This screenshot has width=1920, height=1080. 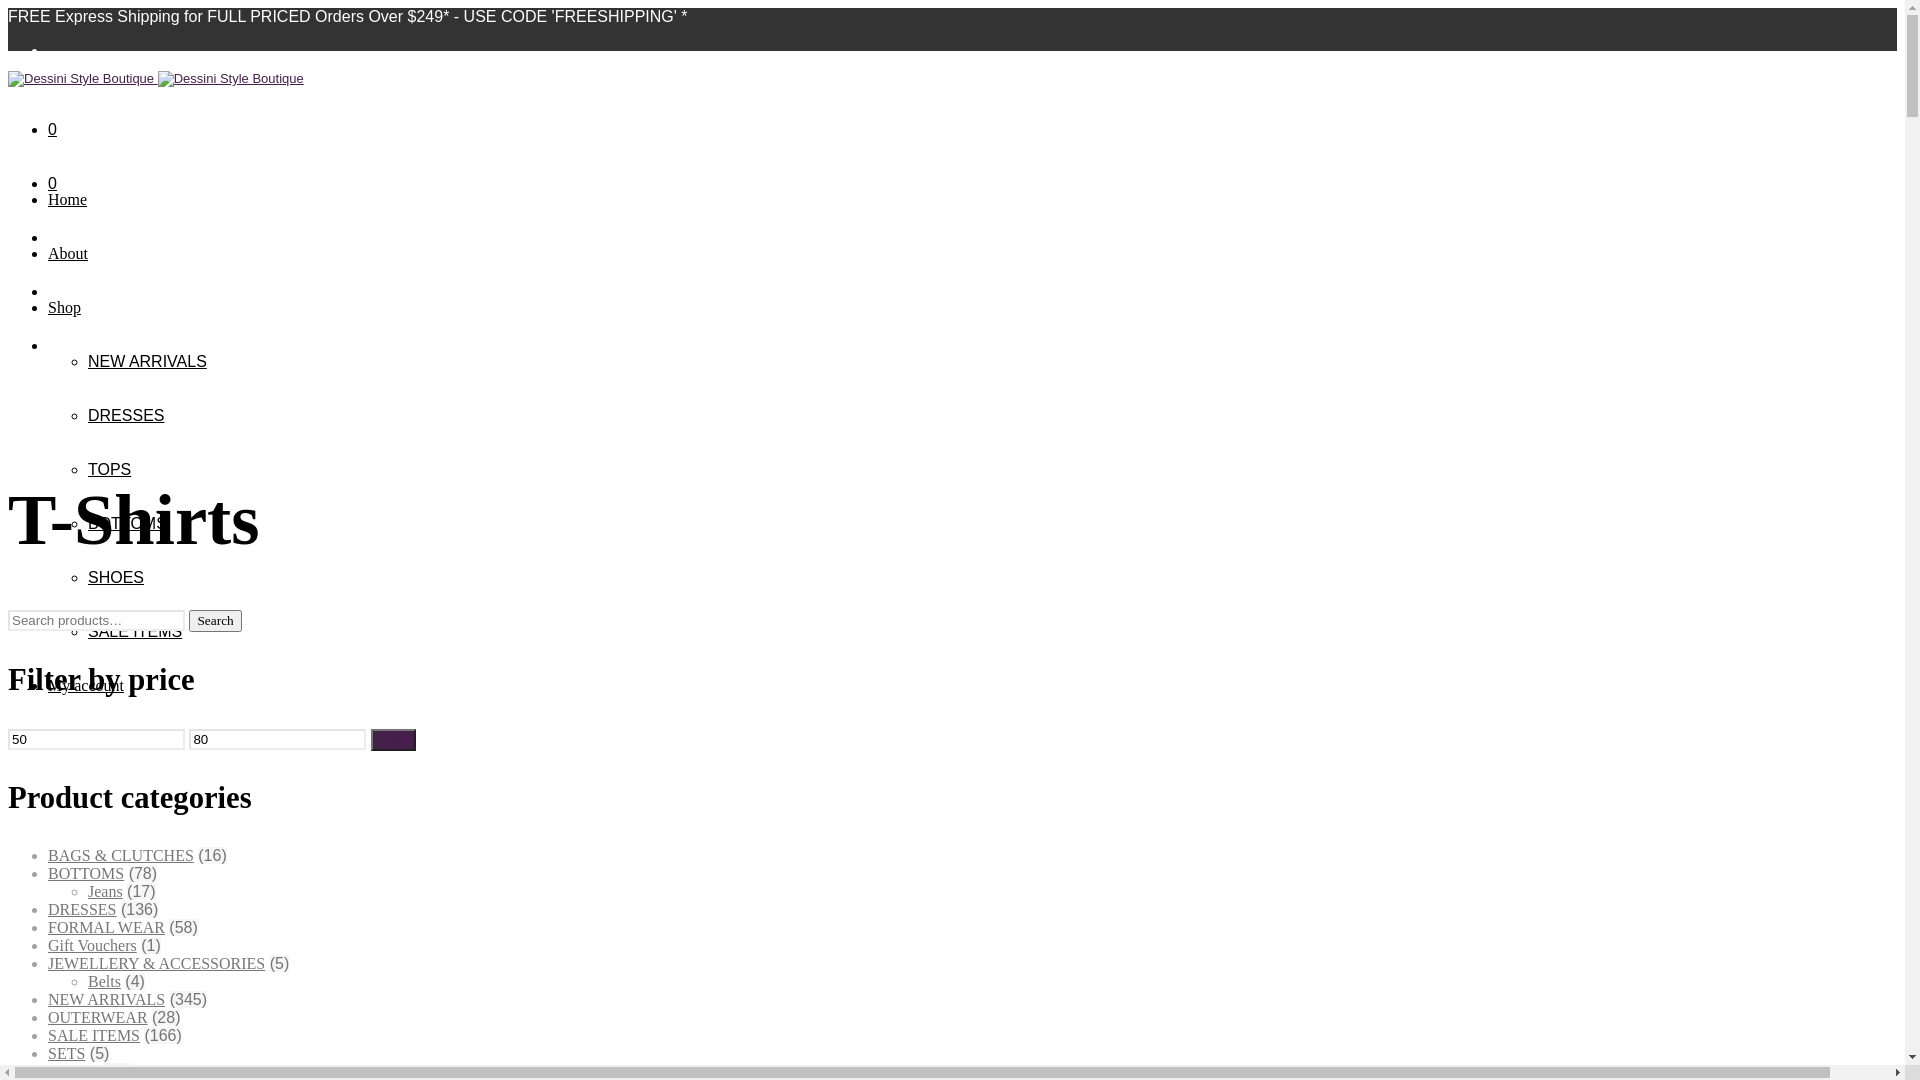 What do you see at coordinates (52, 183) in the screenshot?
I see `'0'` at bounding box center [52, 183].